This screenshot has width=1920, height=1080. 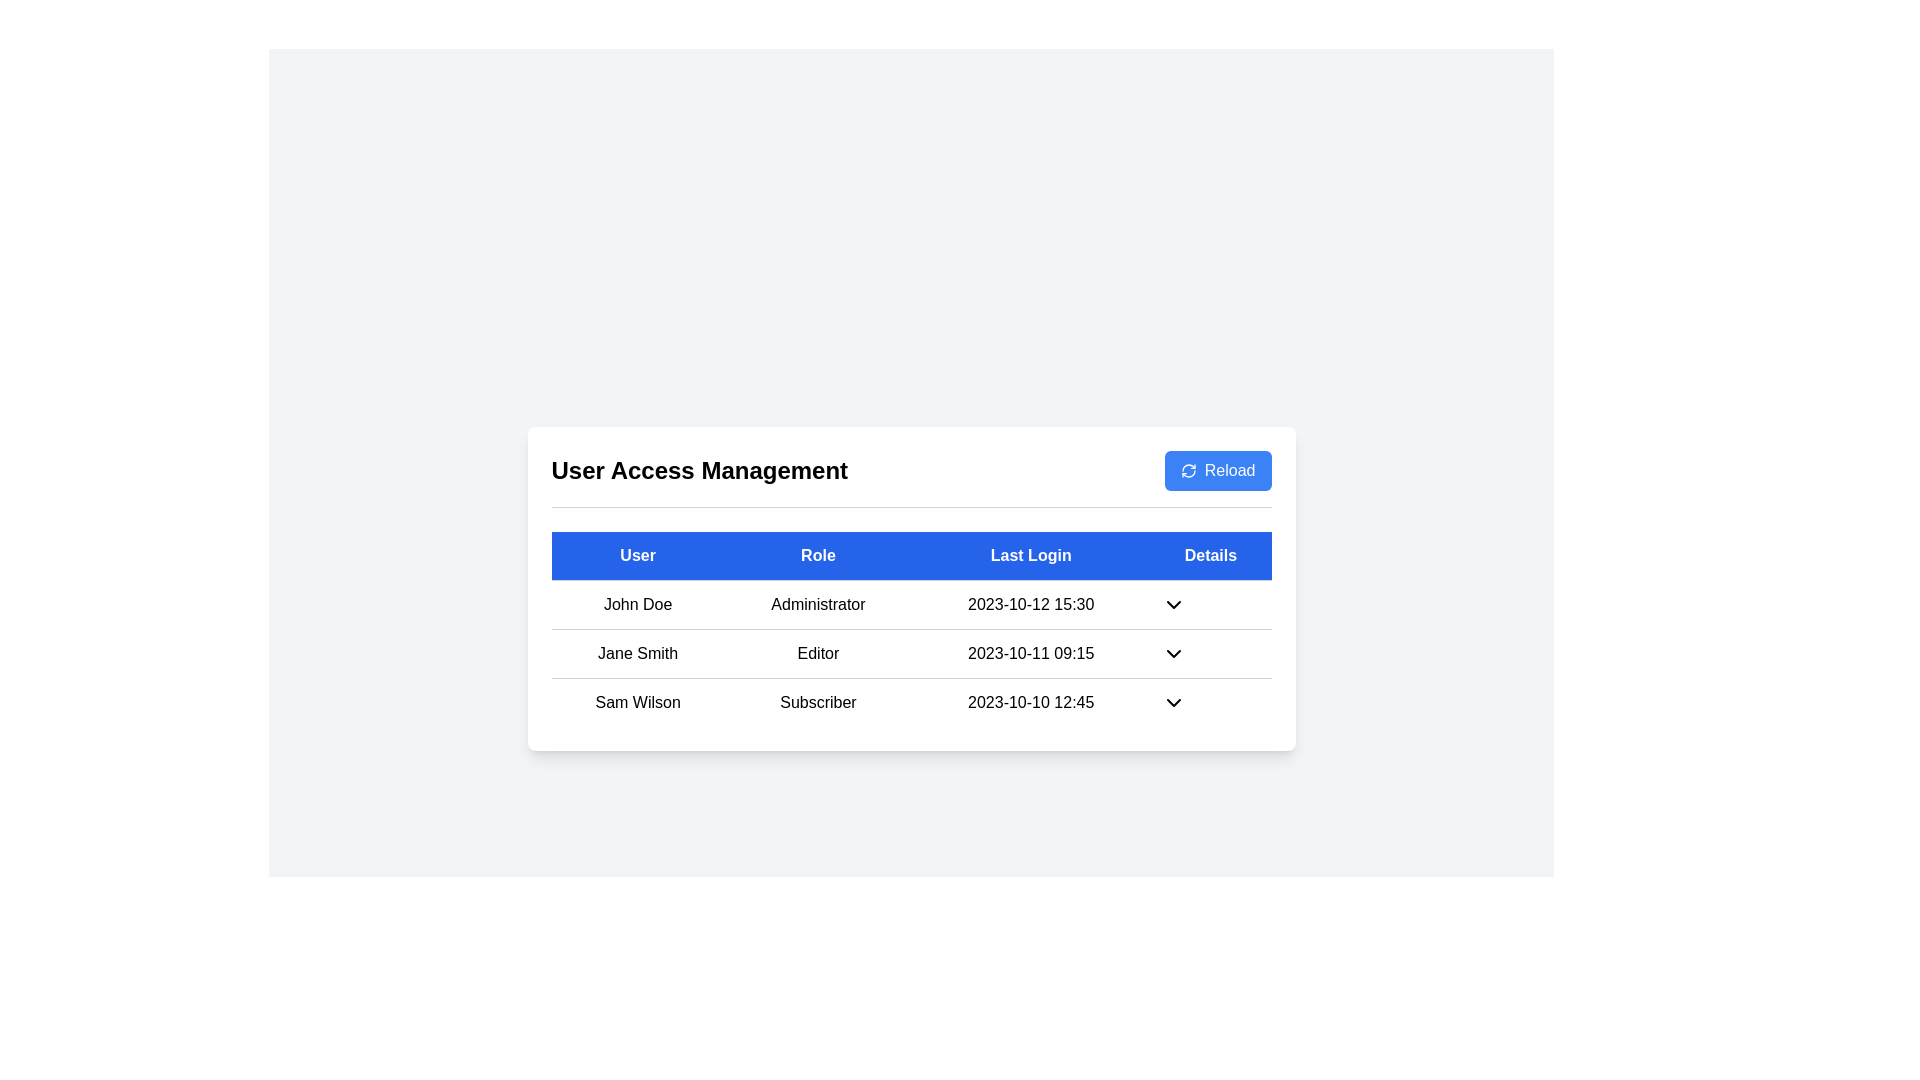 What do you see at coordinates (910, 604) in the screenshot?
I see `the first row of the user information list` at bounding box center [910, 604].